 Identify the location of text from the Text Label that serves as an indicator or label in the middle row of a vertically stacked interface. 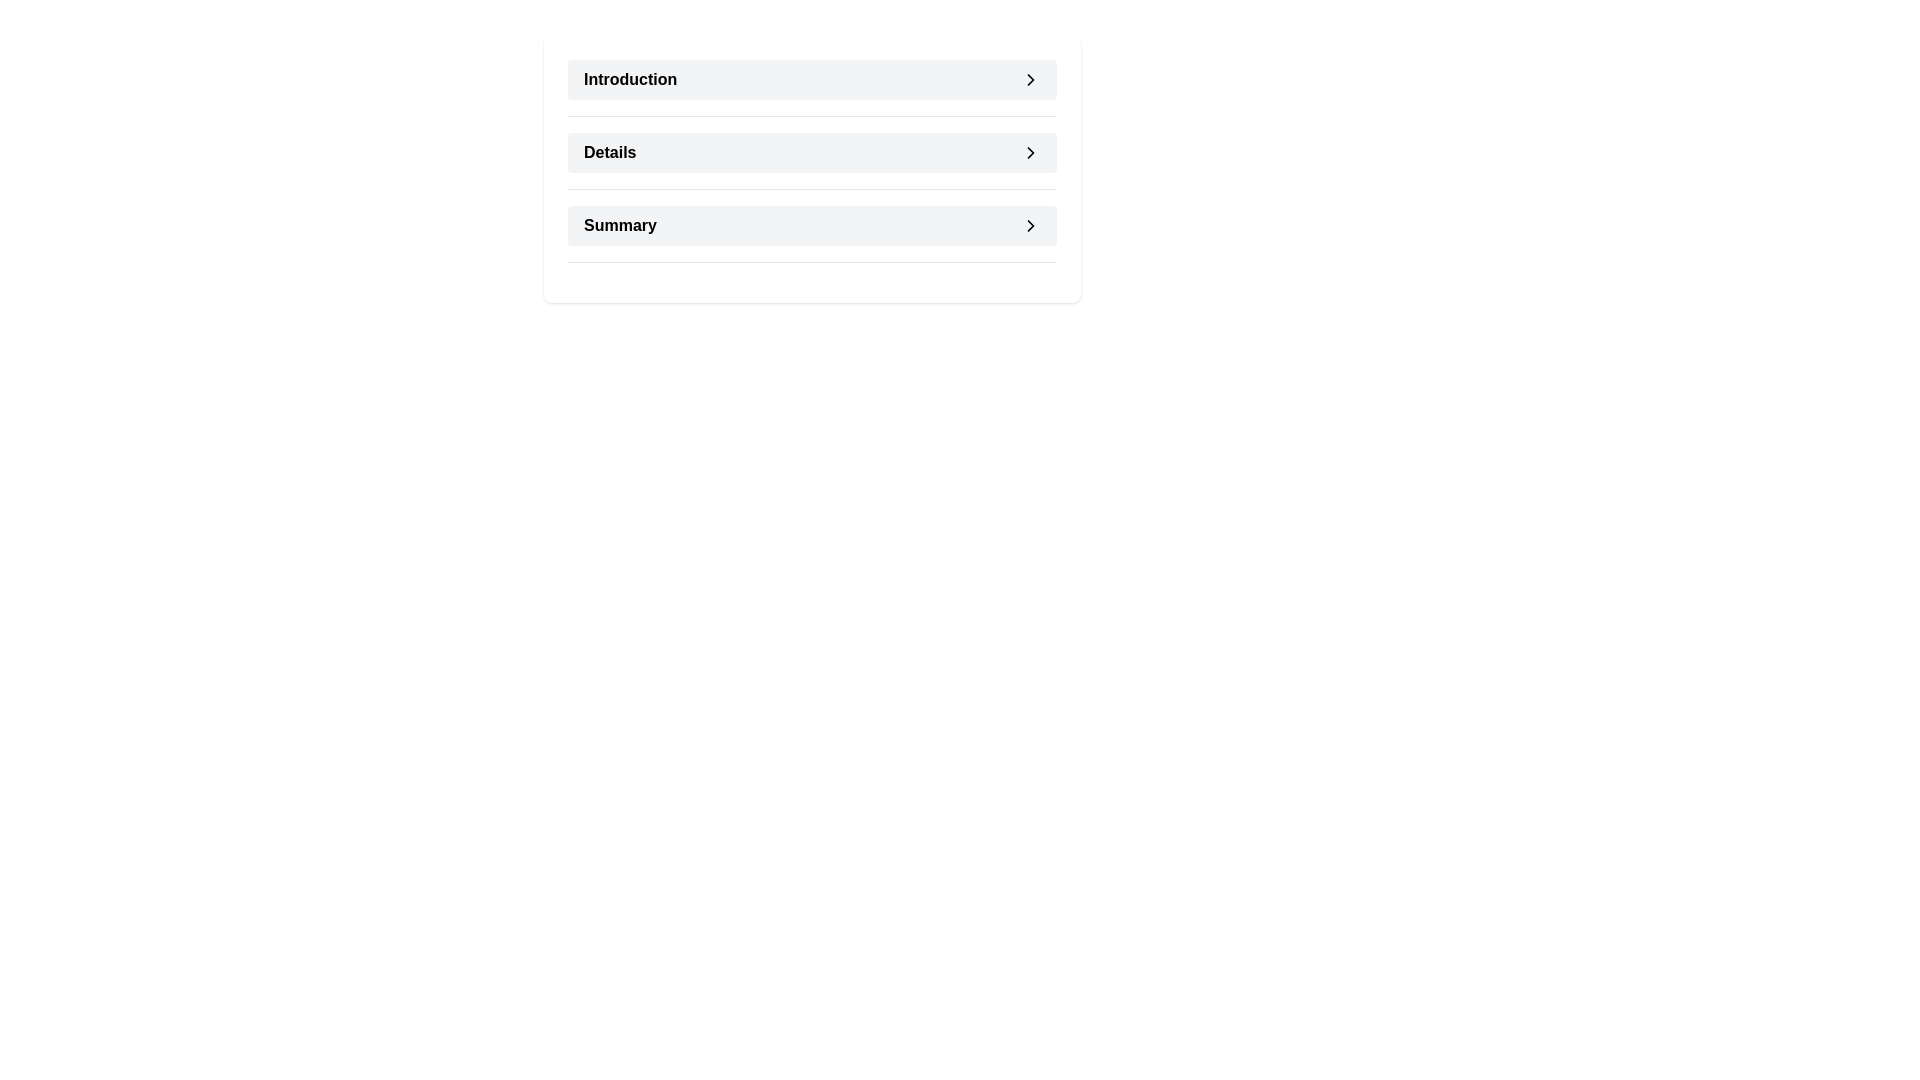
(609, 152).